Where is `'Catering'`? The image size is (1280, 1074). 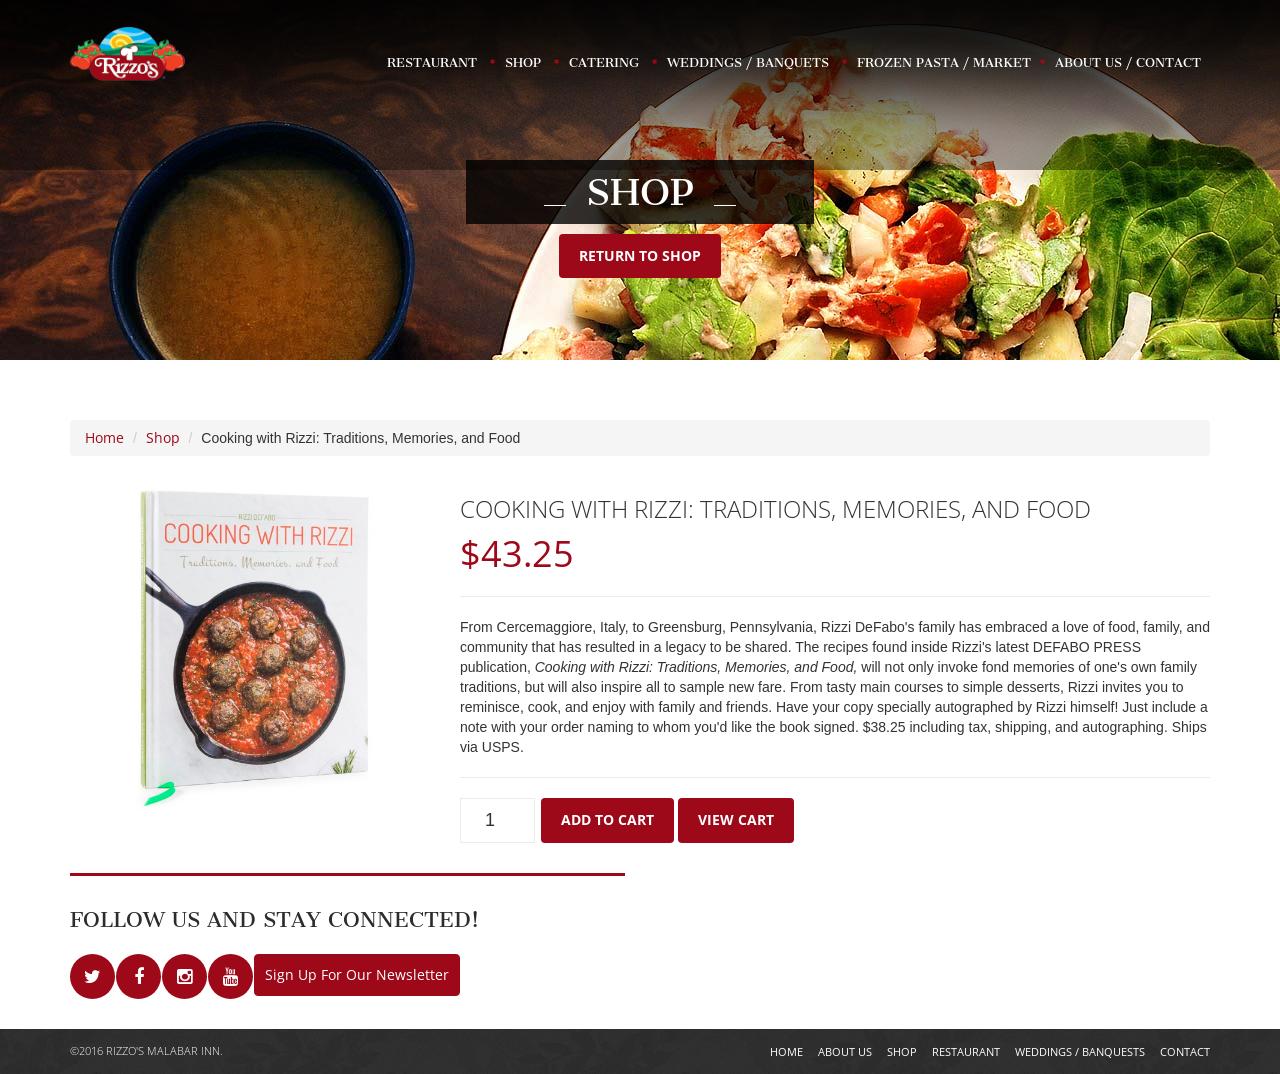
'Catering' is located at coordinates (603, 79).